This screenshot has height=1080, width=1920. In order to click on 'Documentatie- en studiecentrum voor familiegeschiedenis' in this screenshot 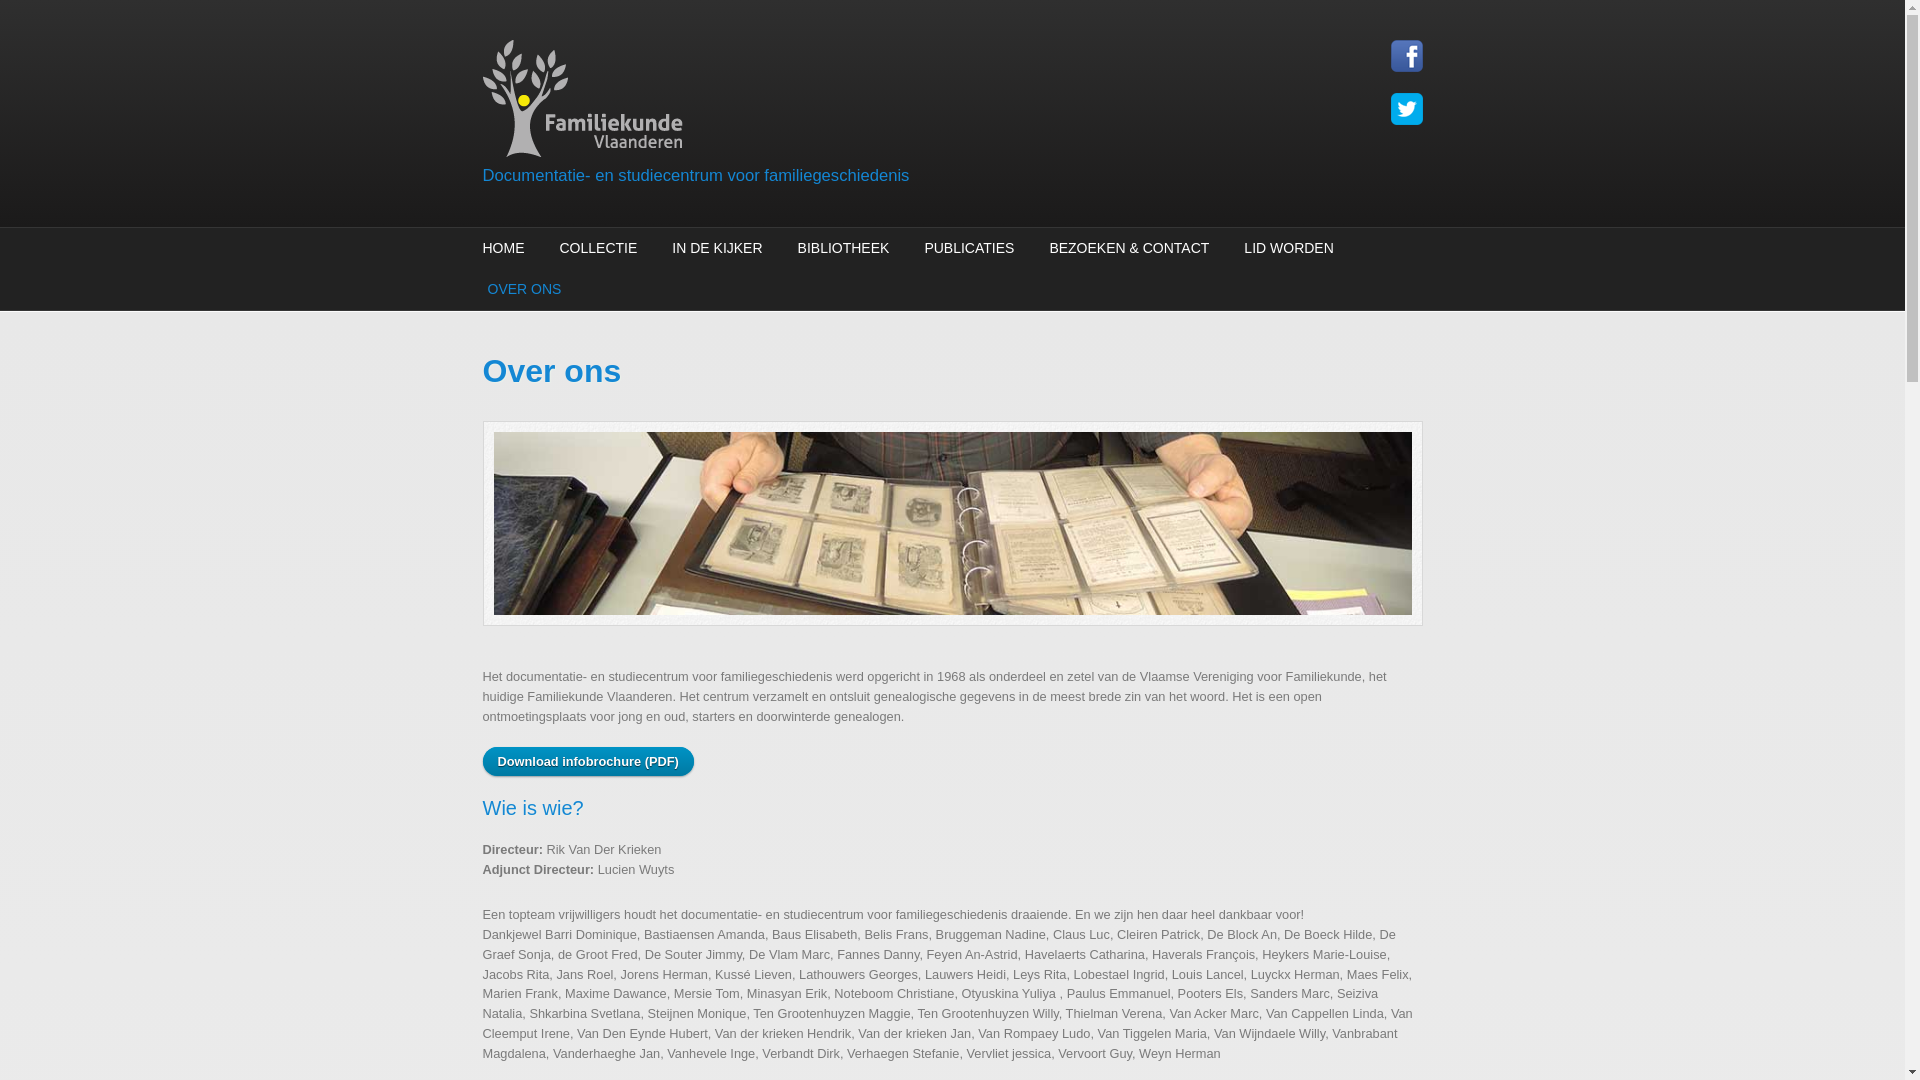, I will do `click(481, 174)`.